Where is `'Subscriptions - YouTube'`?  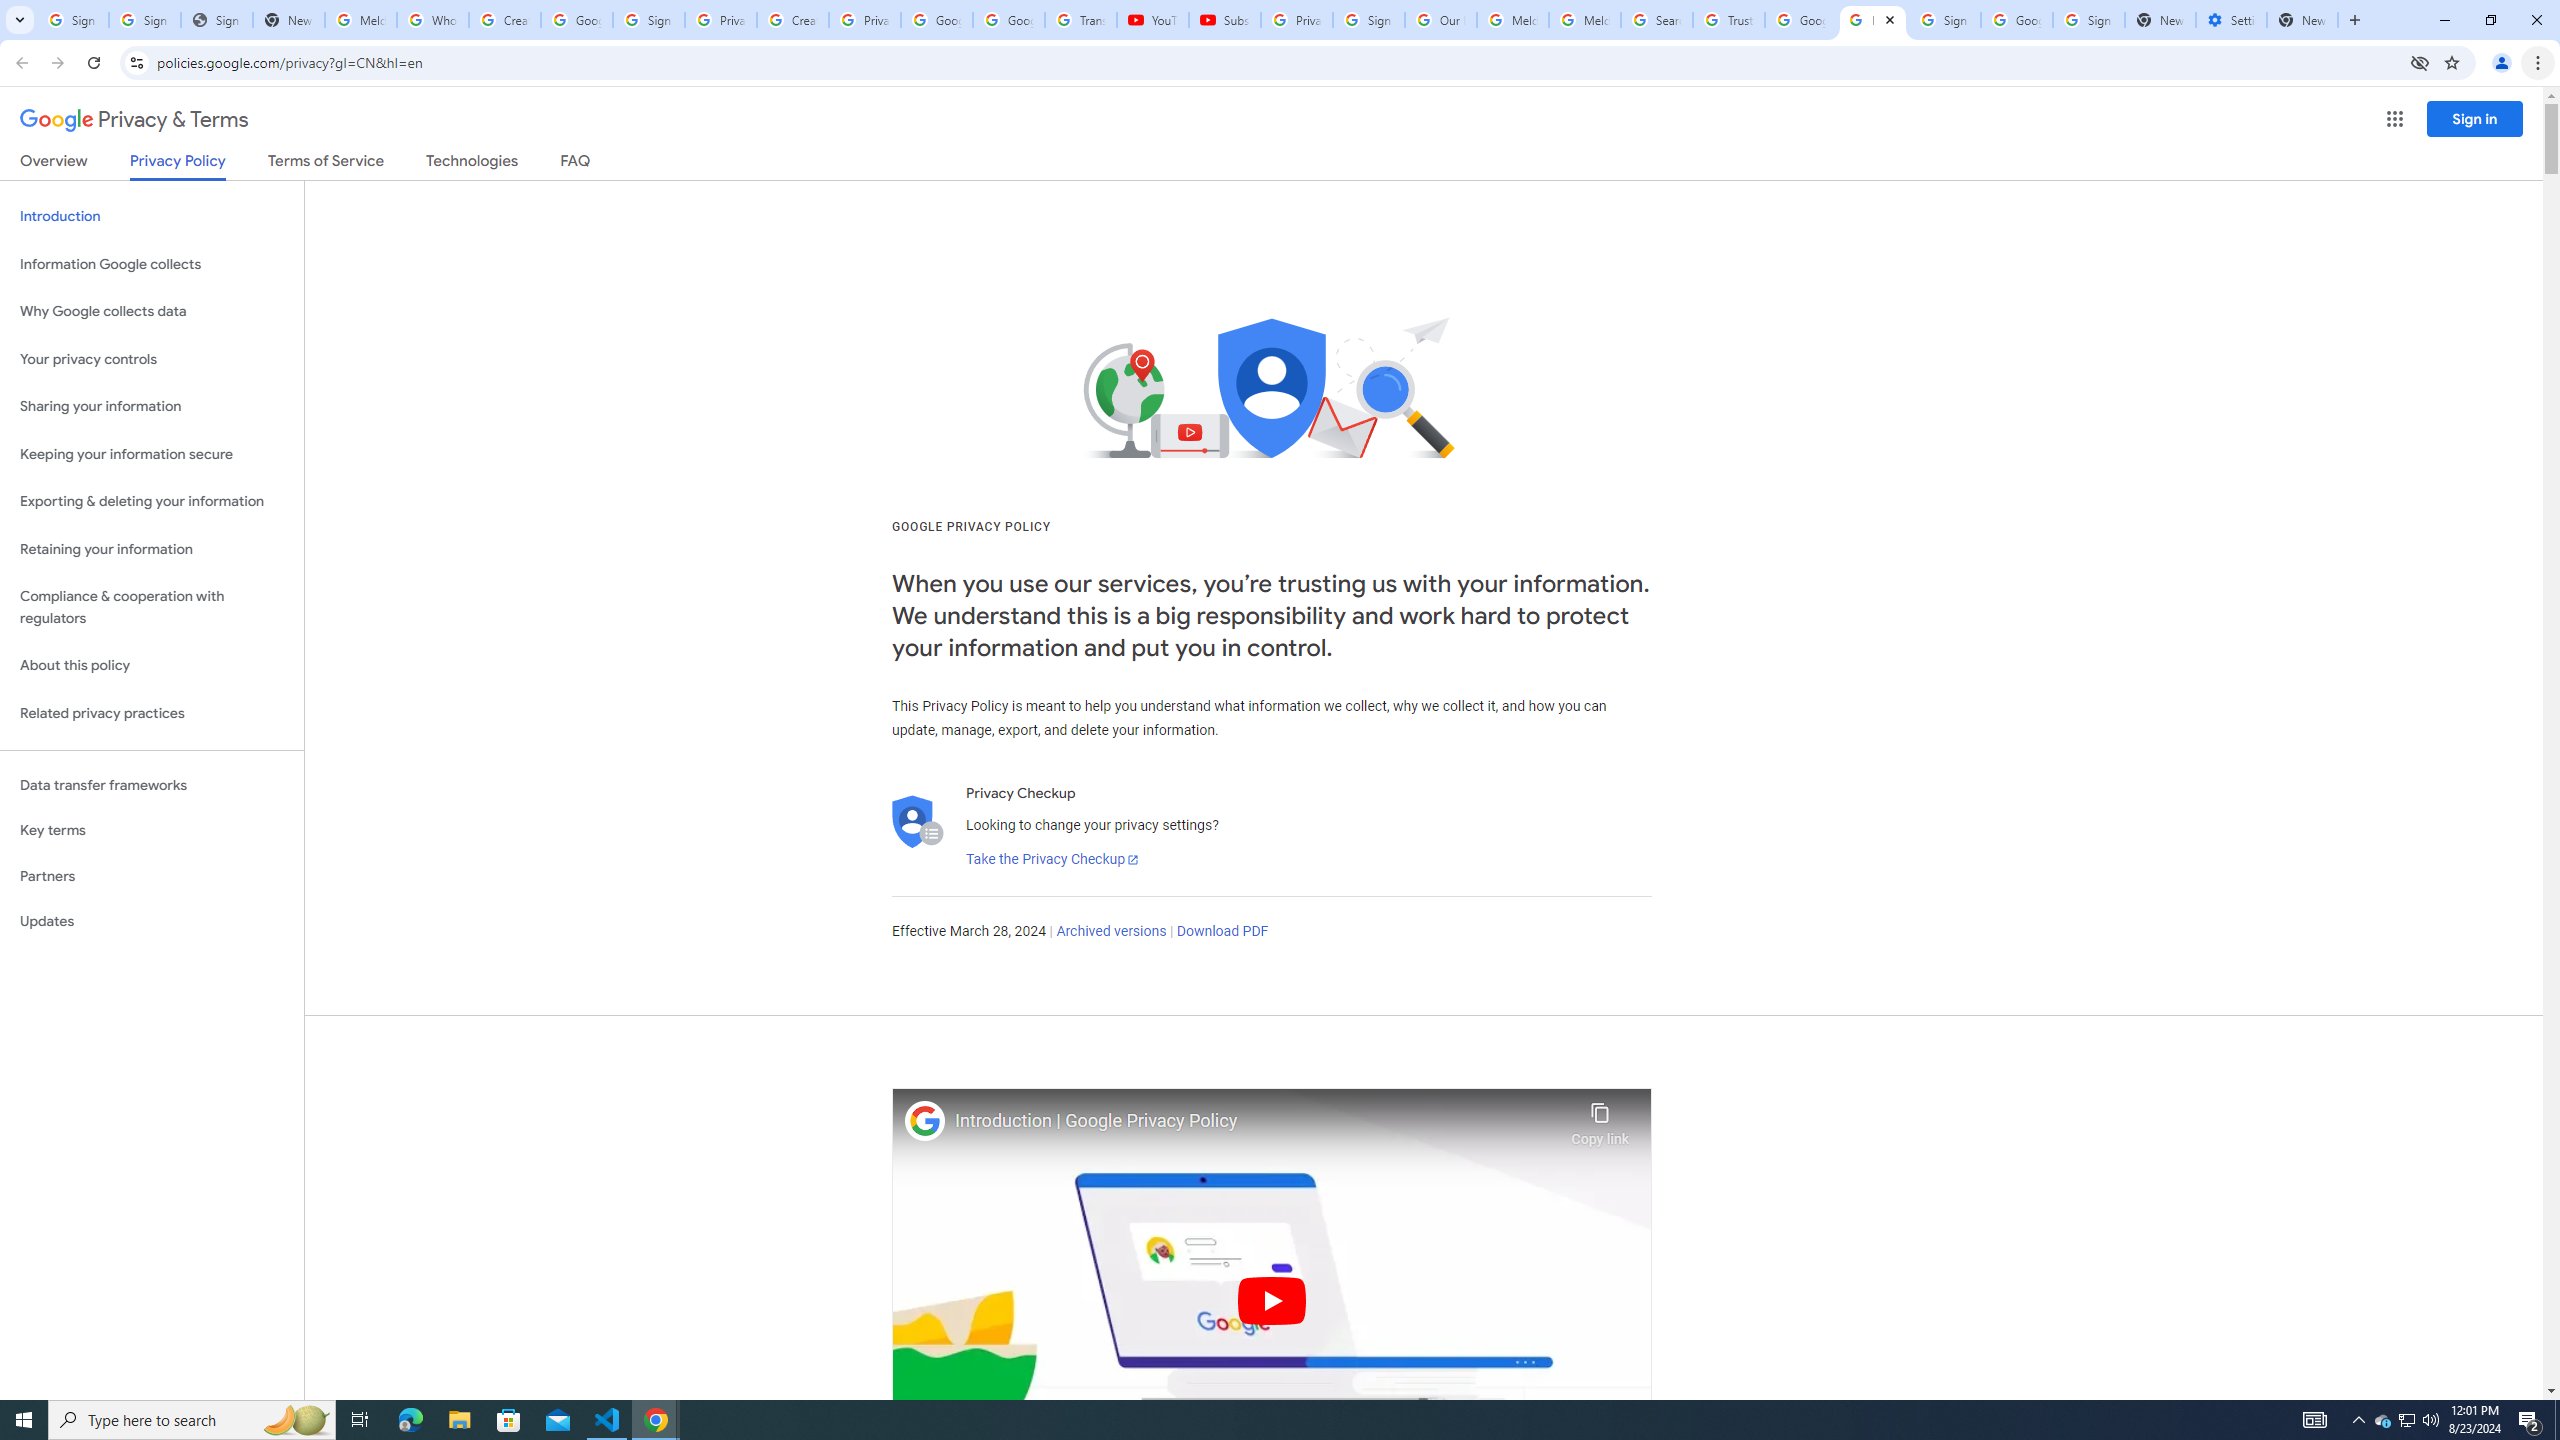 'Subscriptions - YouTube' is located at coordinates (1223, 19).